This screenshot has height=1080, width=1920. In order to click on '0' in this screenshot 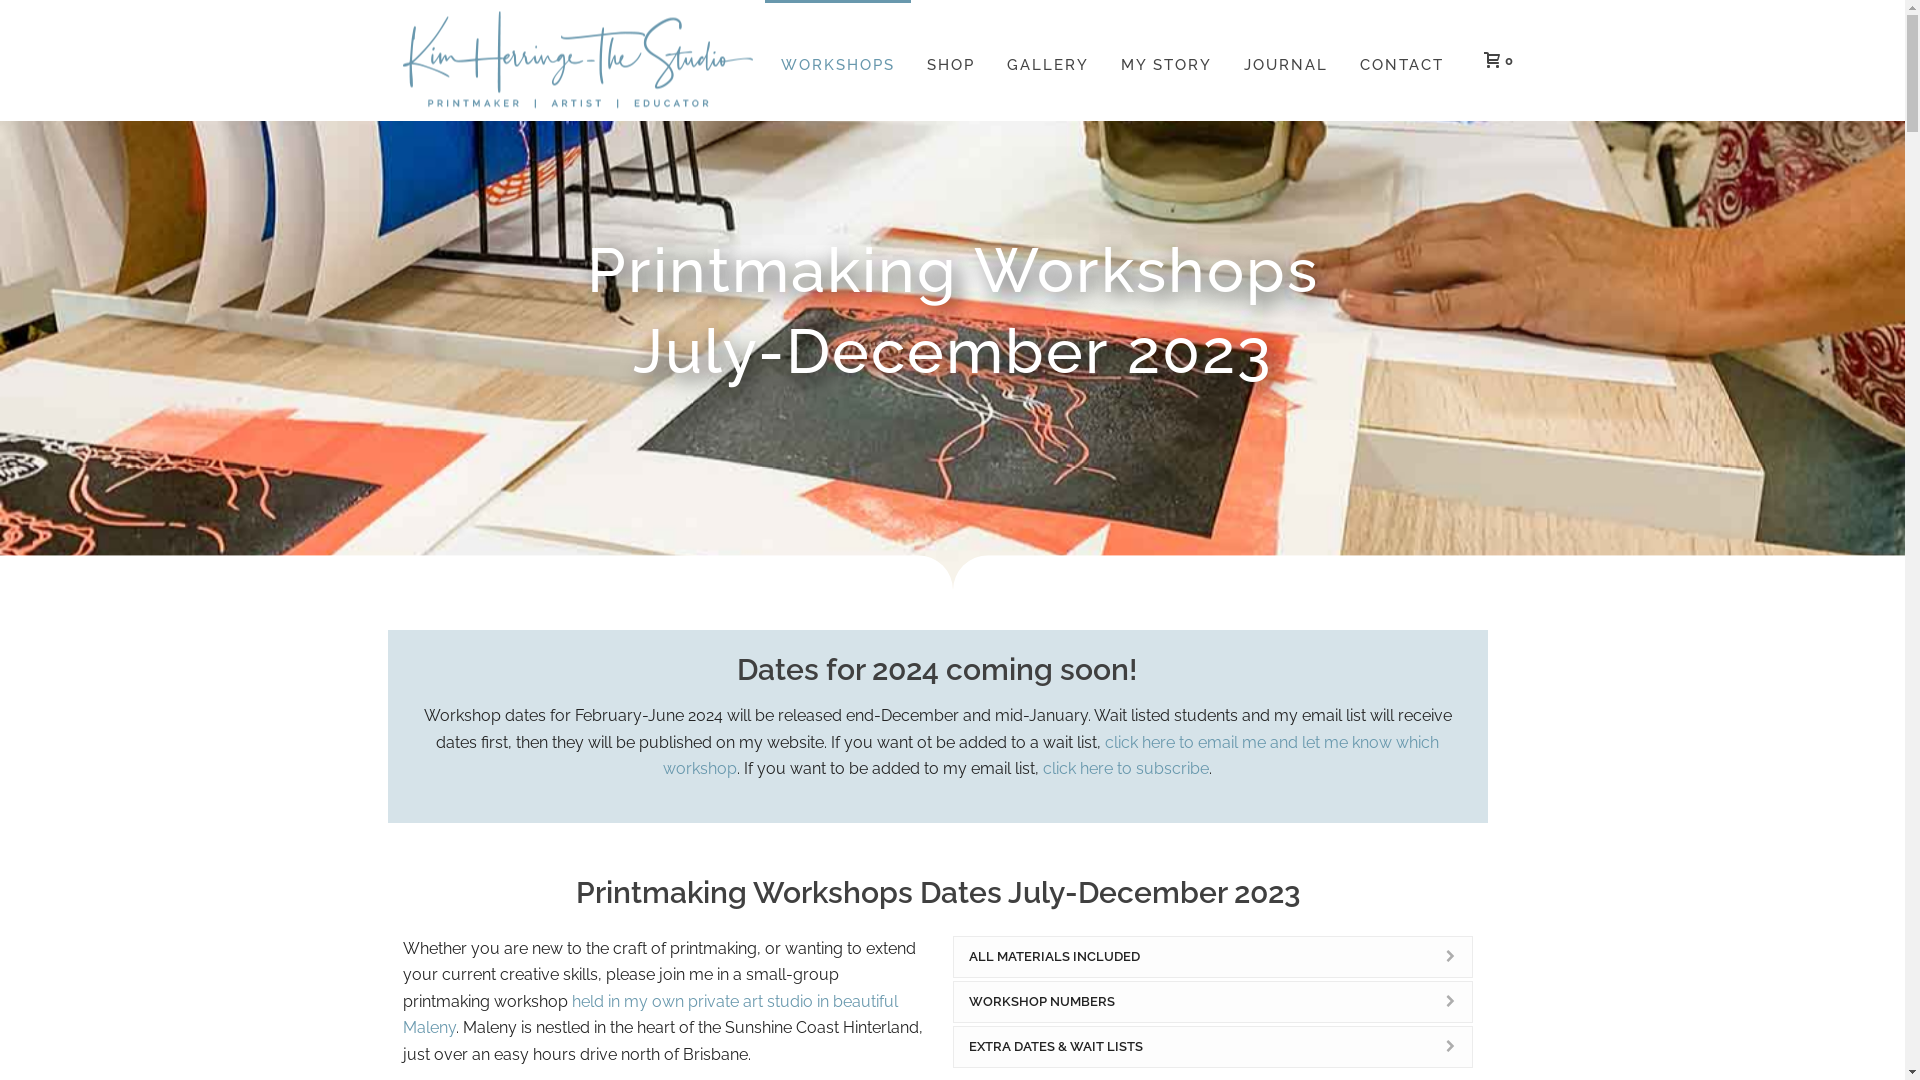, I will do `click(1493, 58)`.